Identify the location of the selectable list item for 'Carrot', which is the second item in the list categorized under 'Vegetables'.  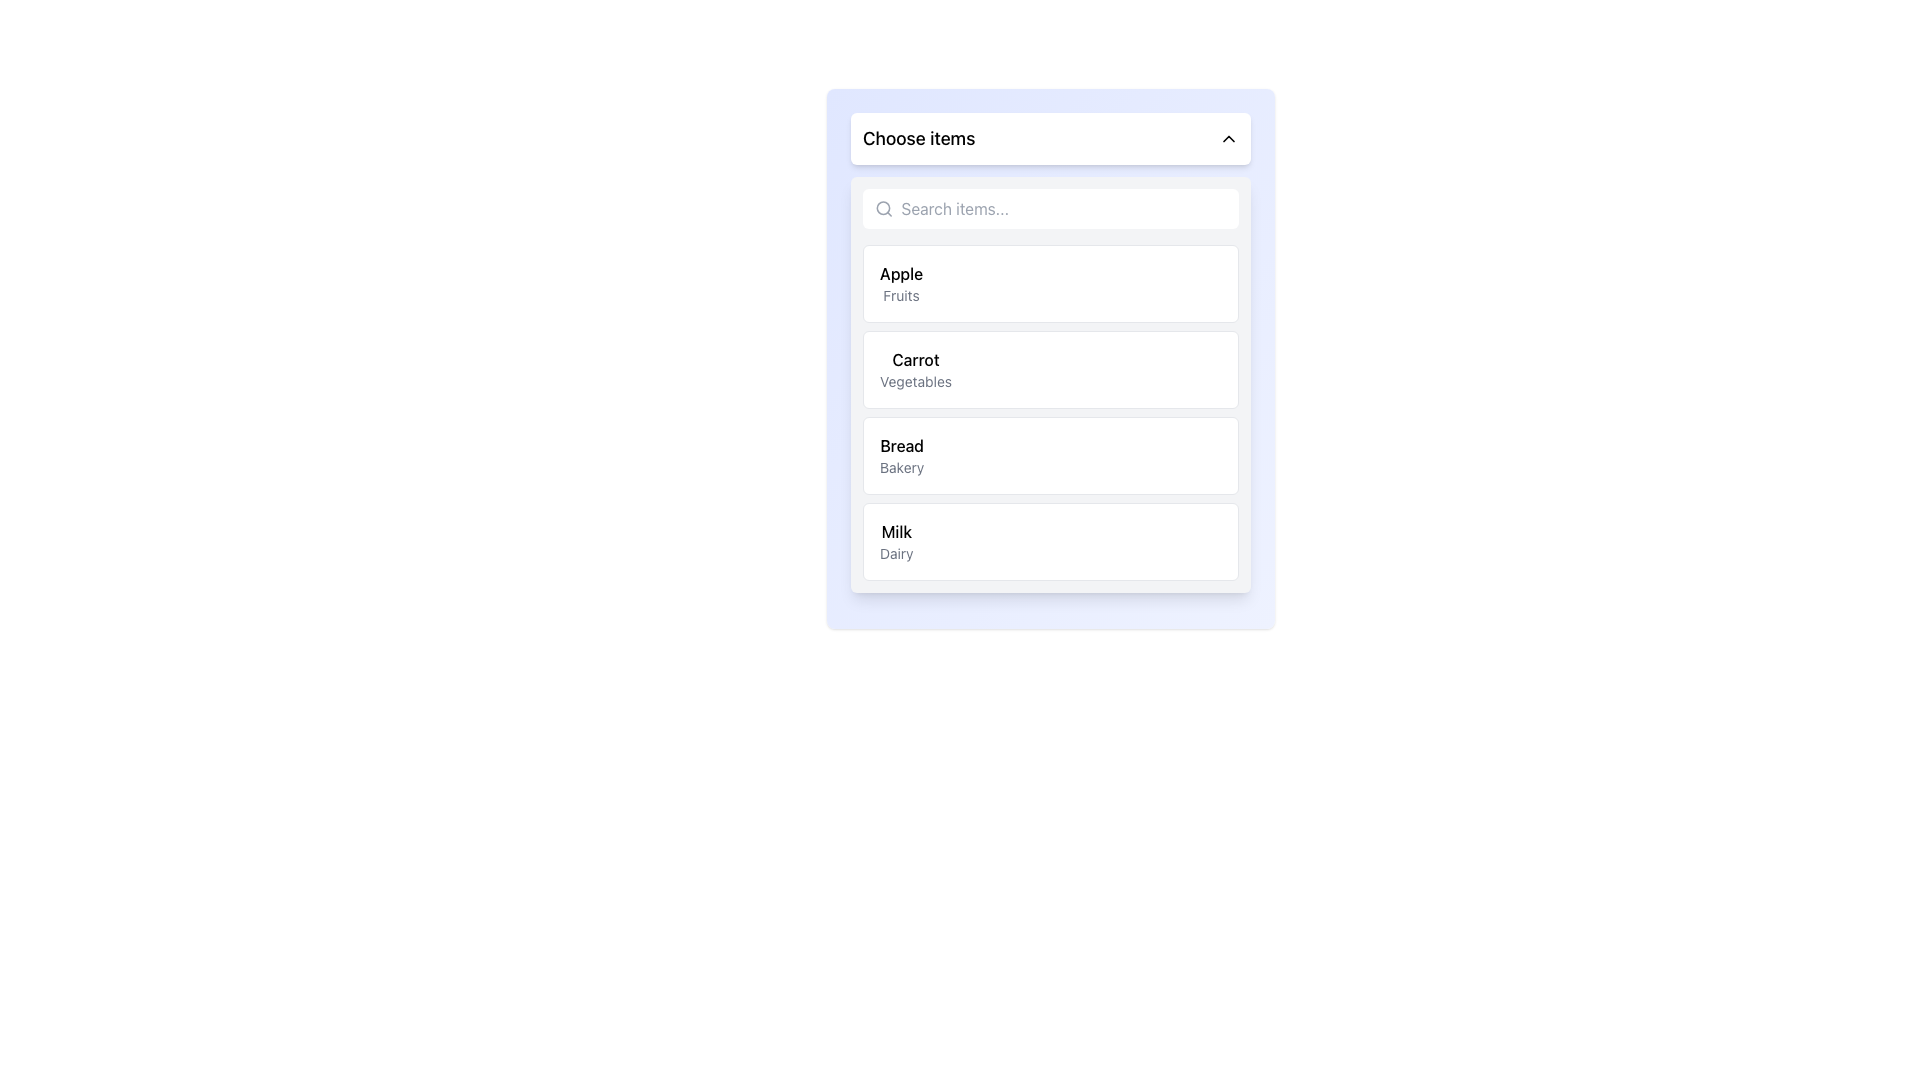
(1050, 357).